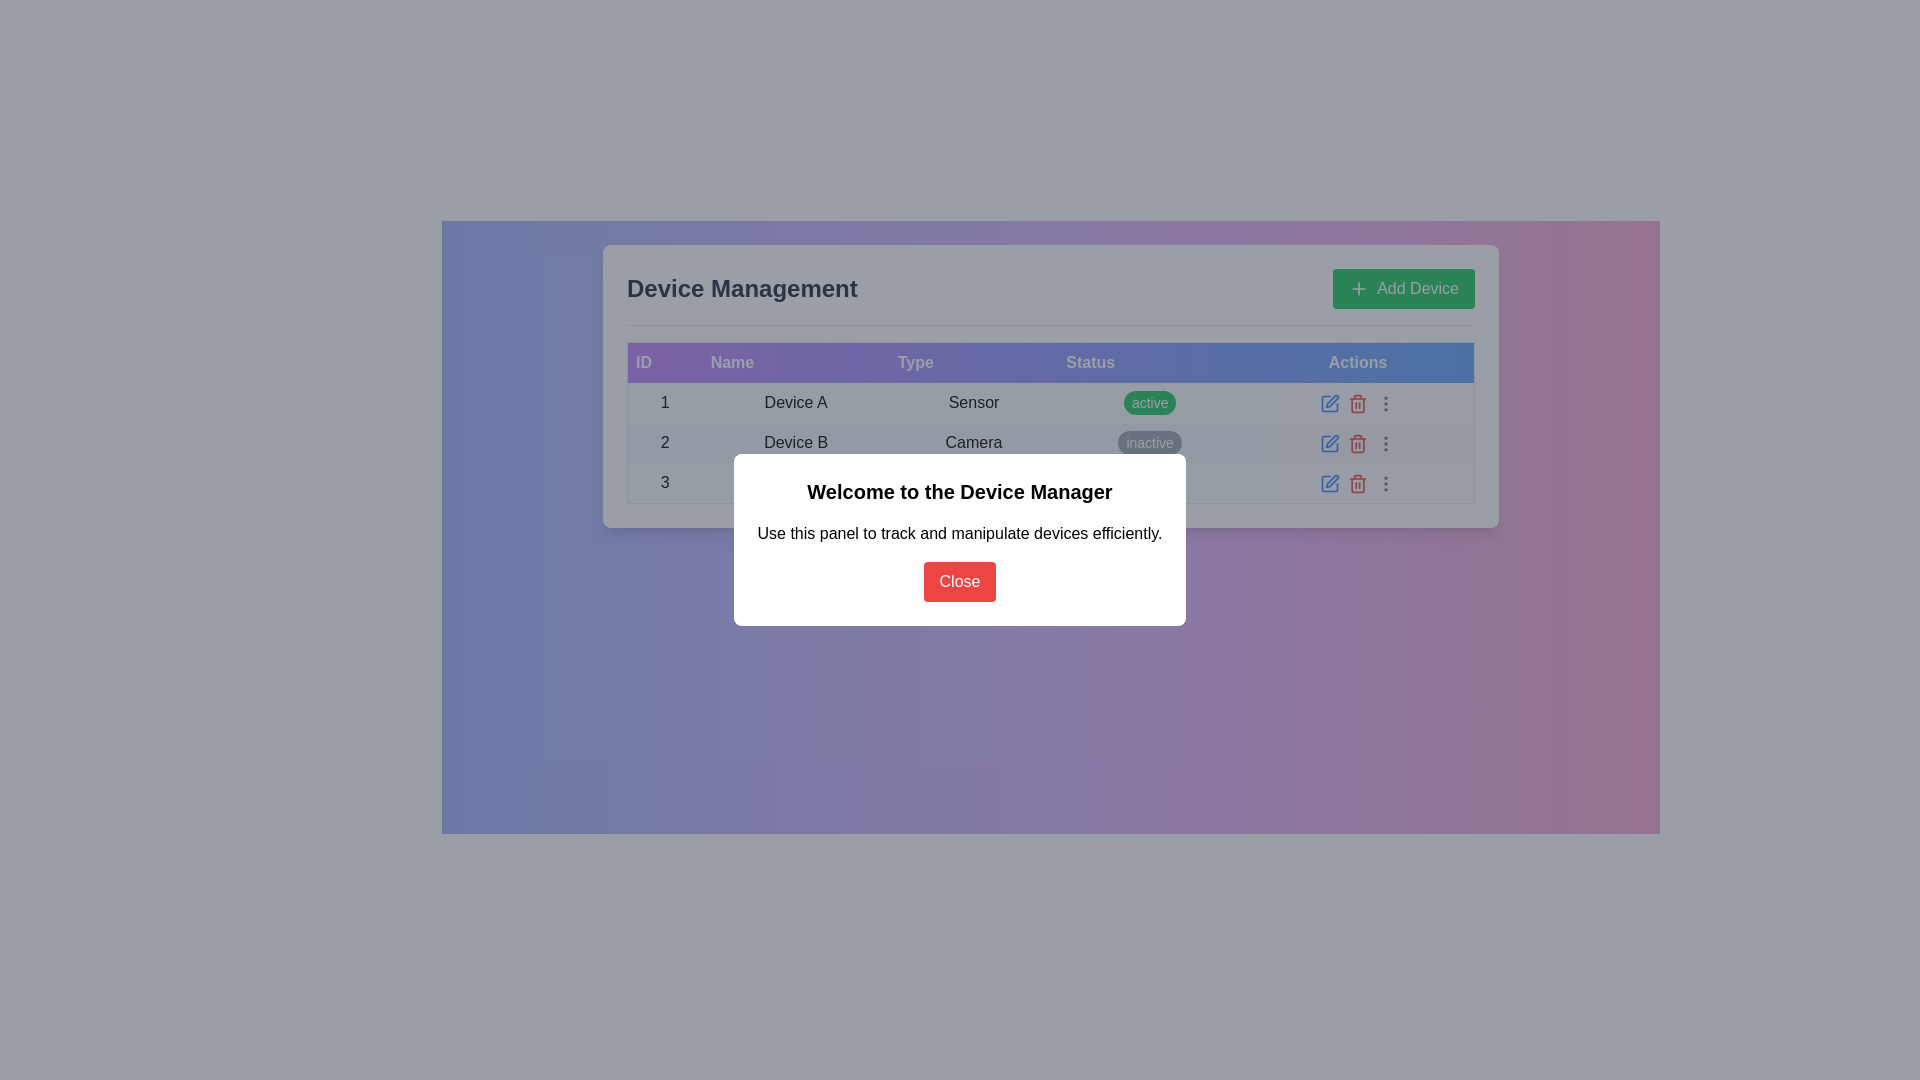  Describe the element at coordinates (1050, 442) in the screenshot. I see `the second row of the table displaying information about 'Device B'` at that location.